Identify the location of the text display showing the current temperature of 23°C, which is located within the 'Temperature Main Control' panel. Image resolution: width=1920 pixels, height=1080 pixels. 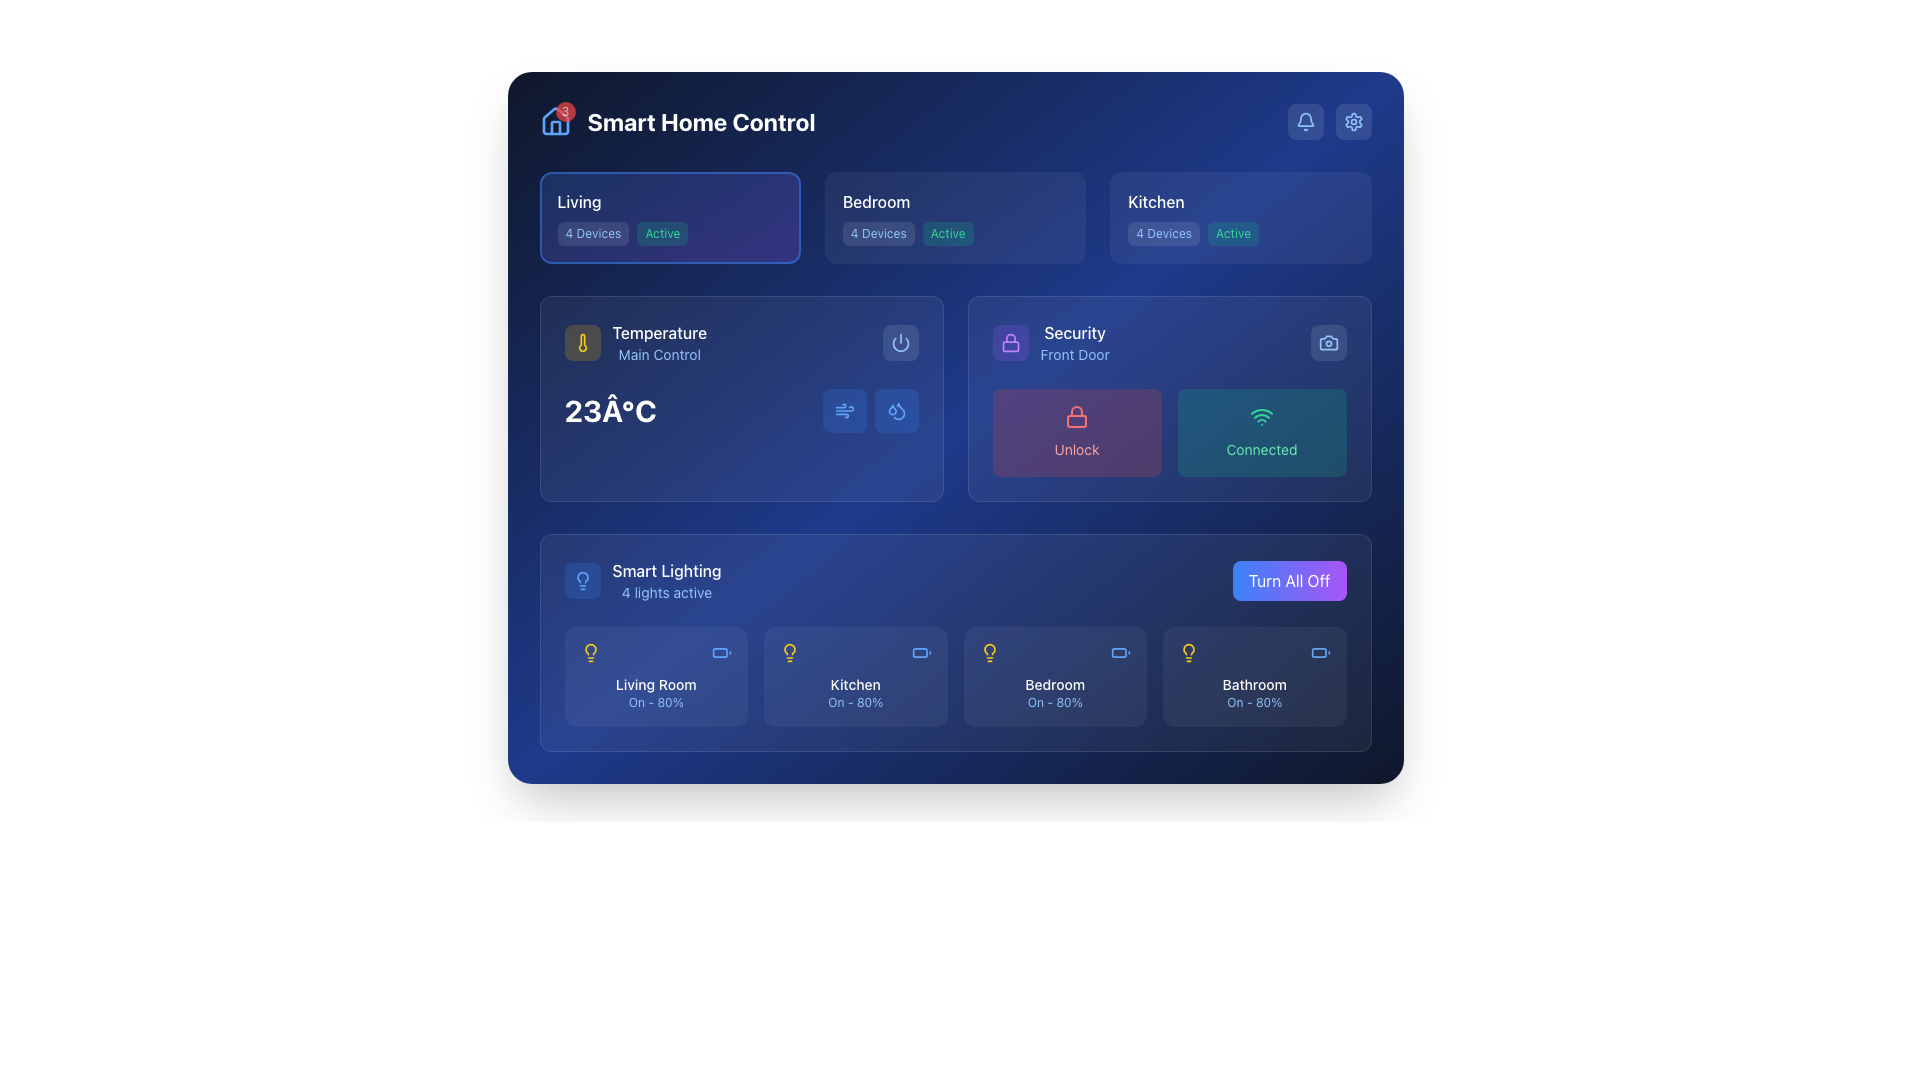
(609, 410).